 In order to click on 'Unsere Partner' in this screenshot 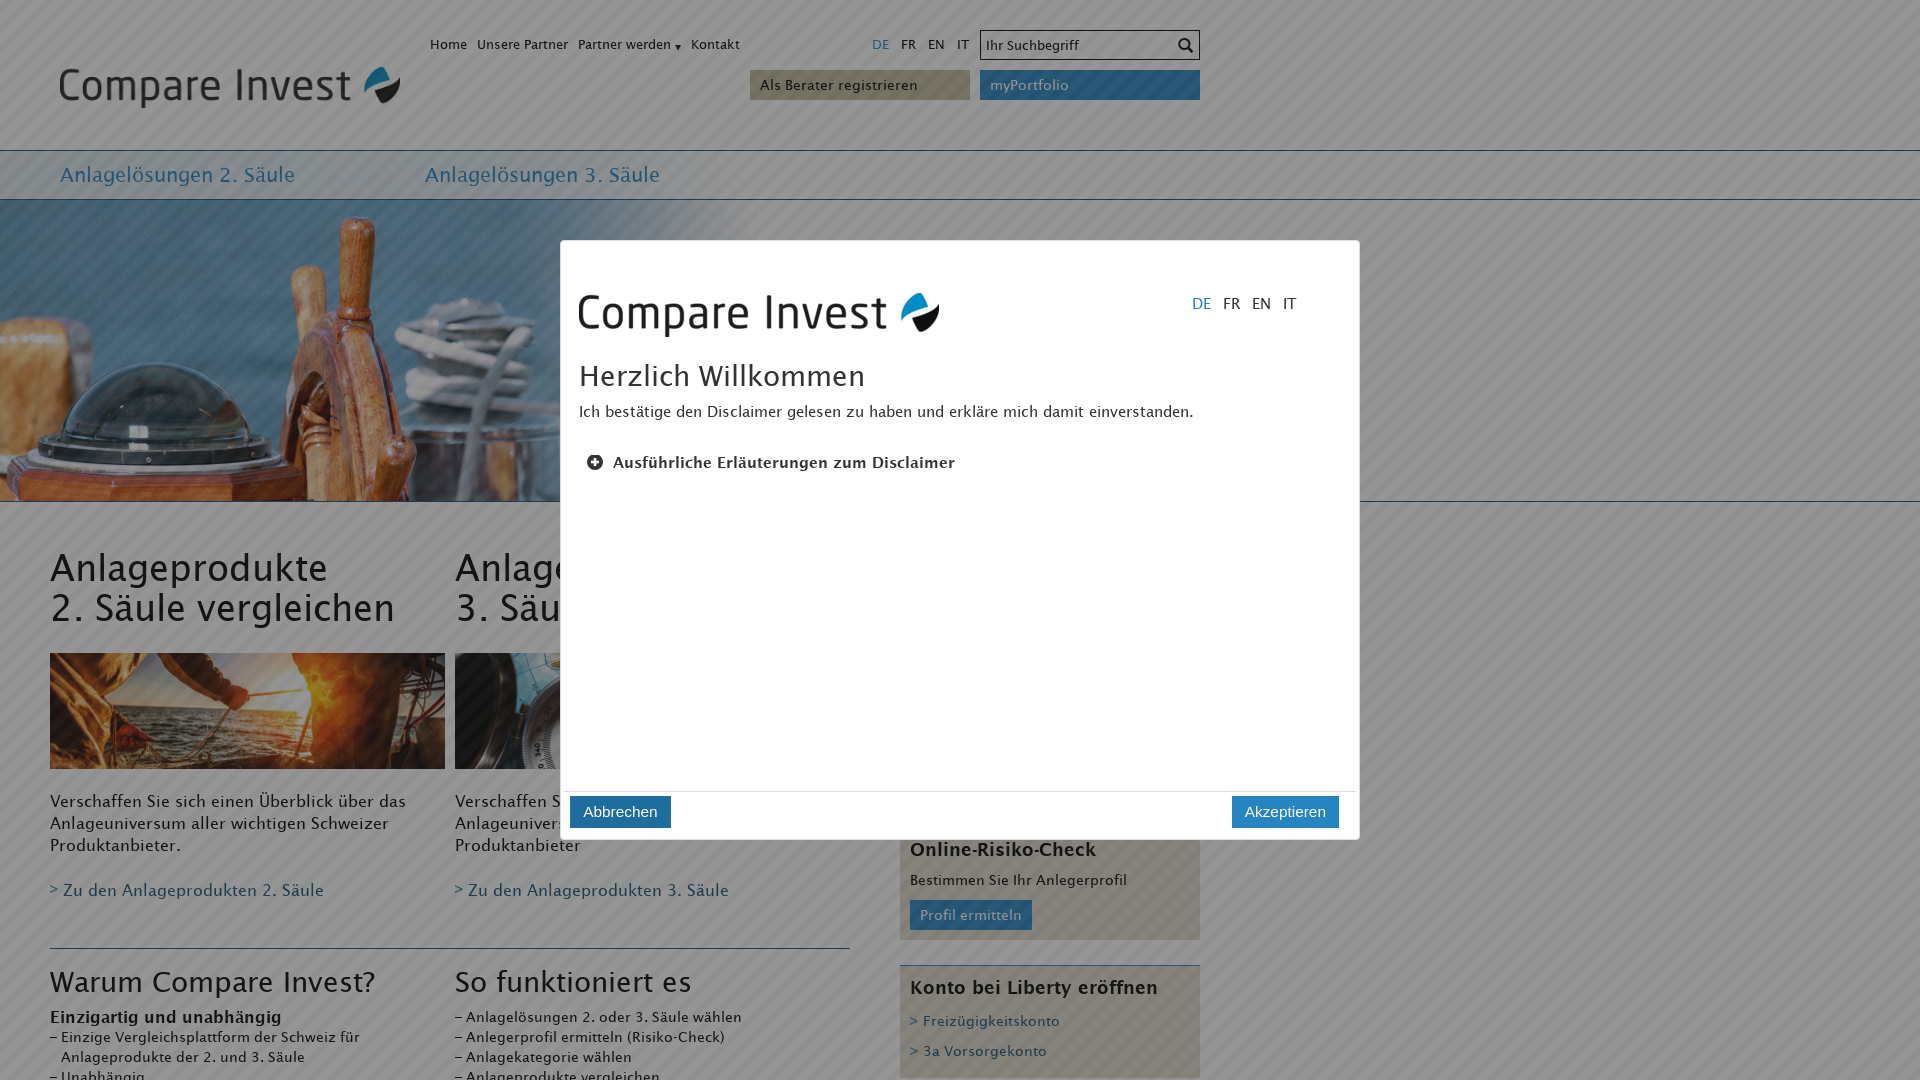, I will do `click(522, 44)`.